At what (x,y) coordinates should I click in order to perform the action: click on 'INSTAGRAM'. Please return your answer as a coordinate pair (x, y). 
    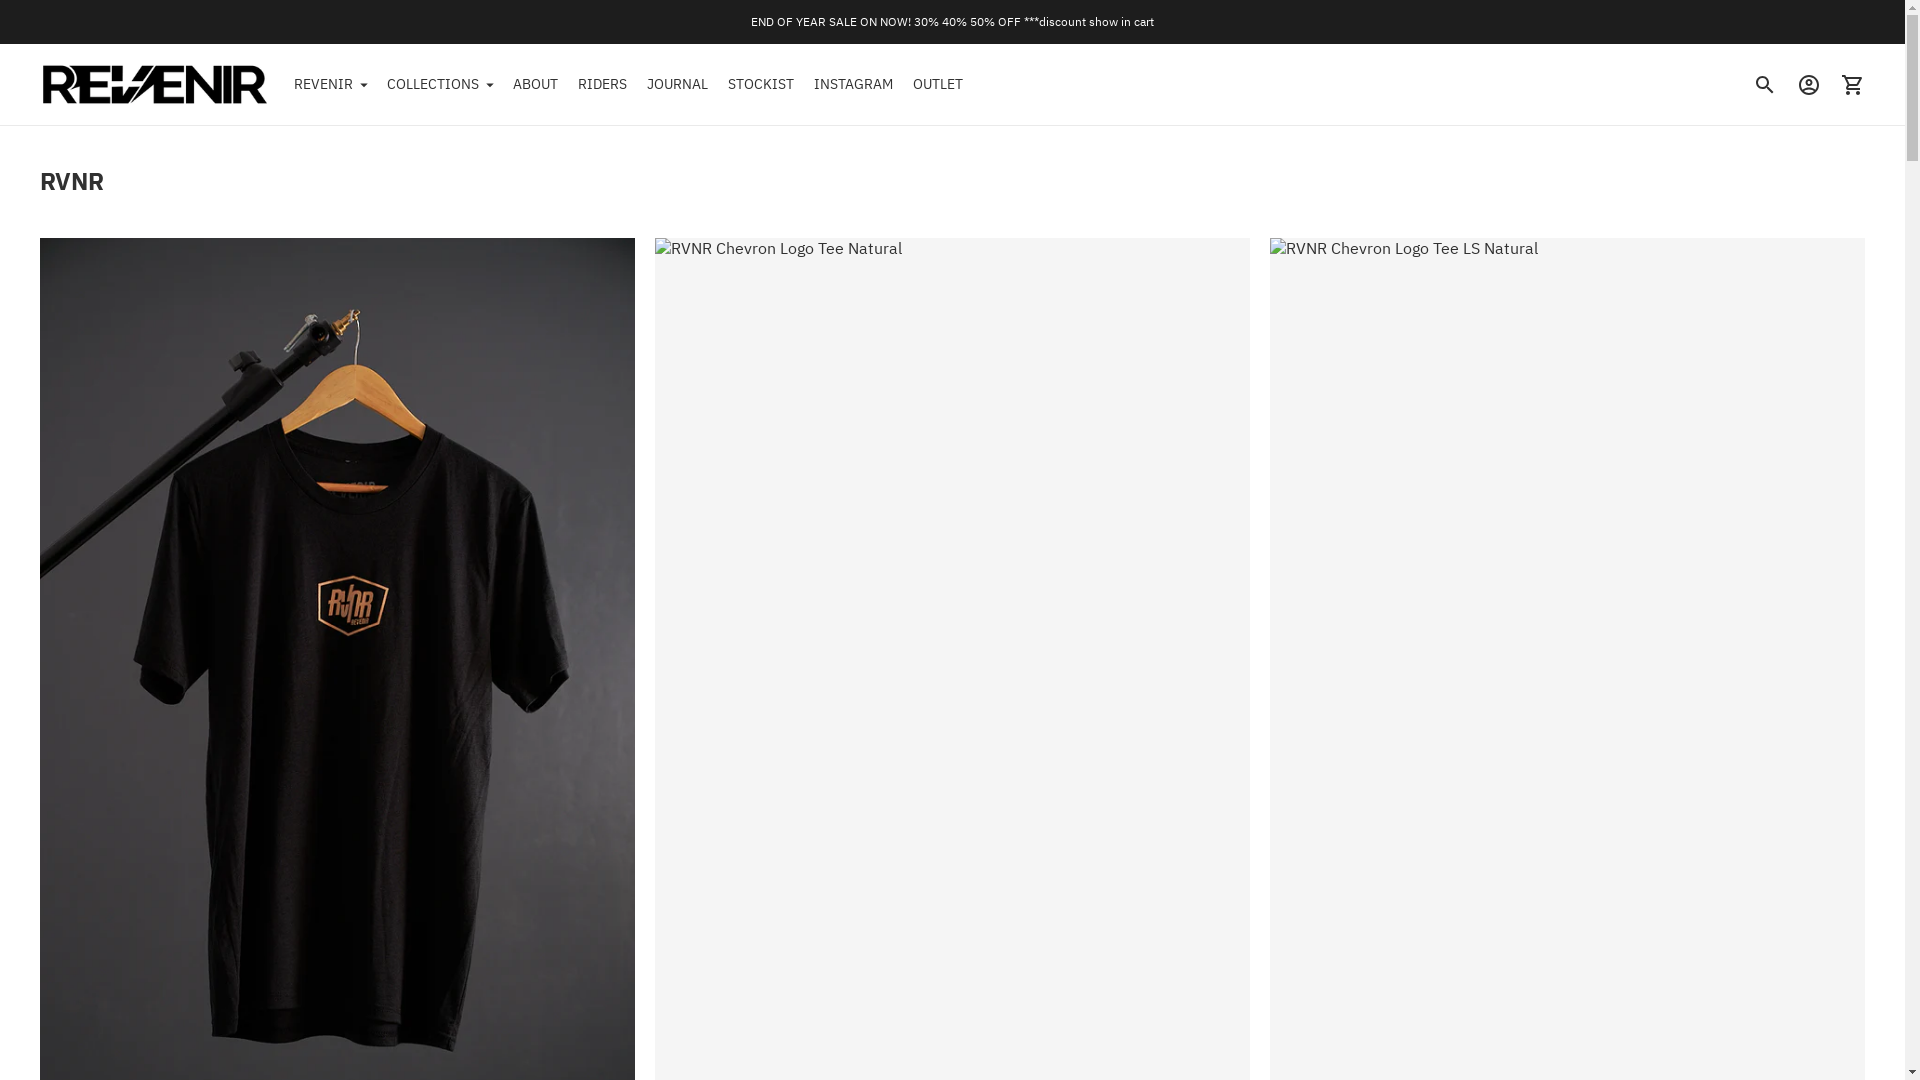
    Looking at the image, I should click on (853, 83).